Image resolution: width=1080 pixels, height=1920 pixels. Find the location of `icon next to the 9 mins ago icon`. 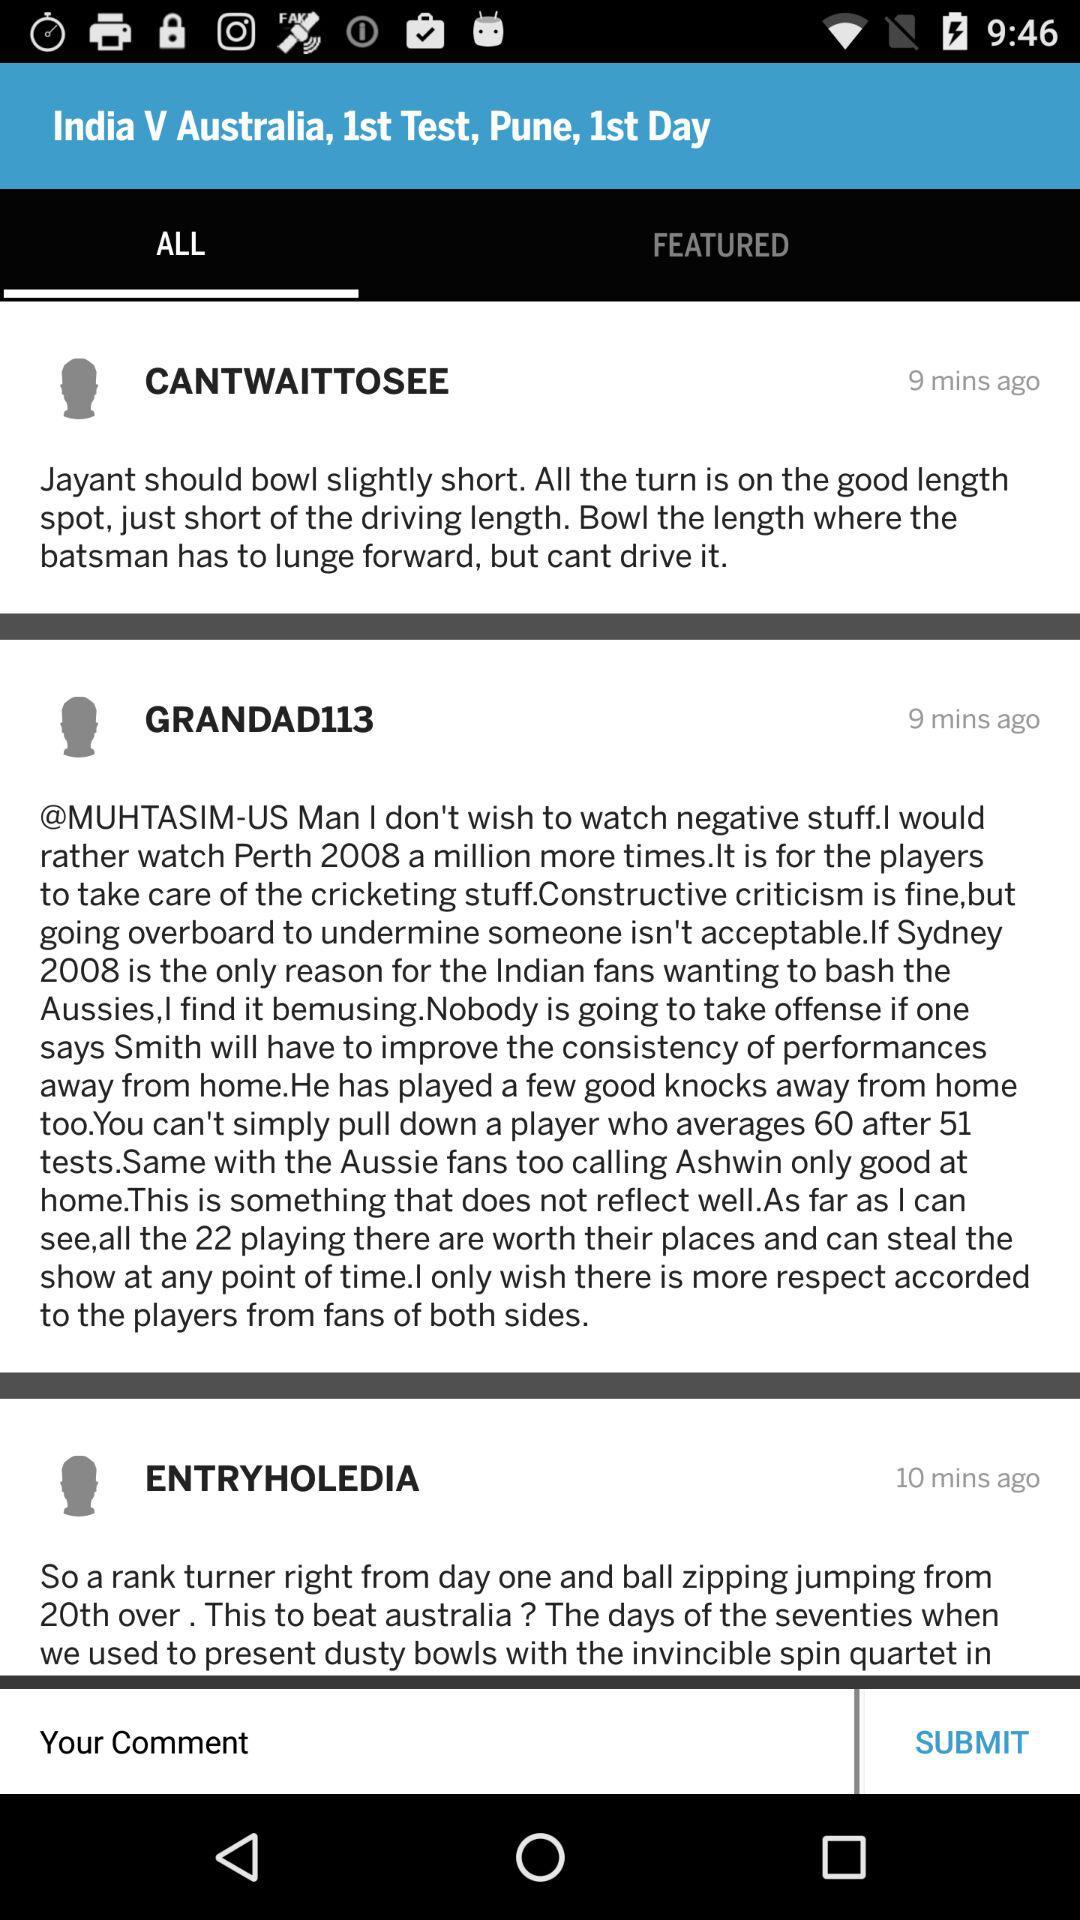

icon next to the 9 mins ago icon is located at coordinates (512, 380).